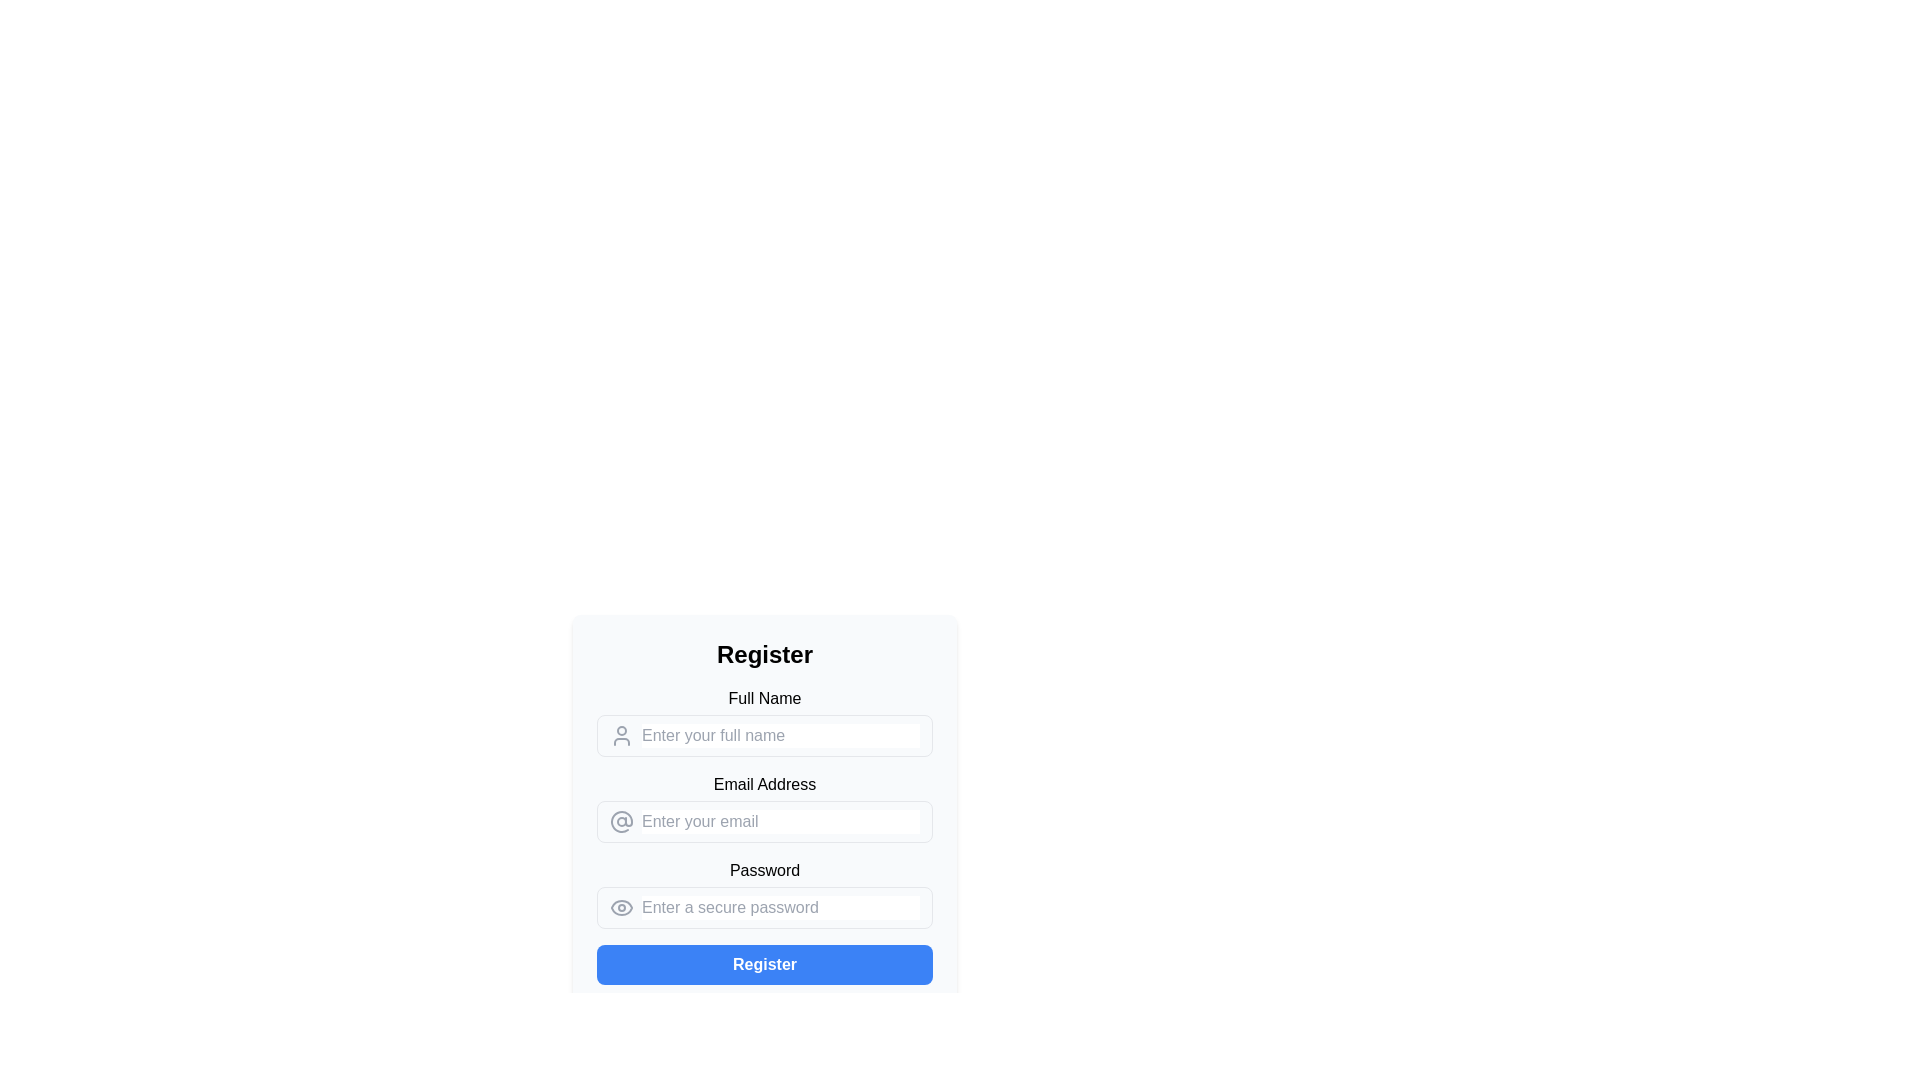 The image size is (1920, 1080). I want to click on label text above the password input field to understand the input purpose, so click(763, 870).